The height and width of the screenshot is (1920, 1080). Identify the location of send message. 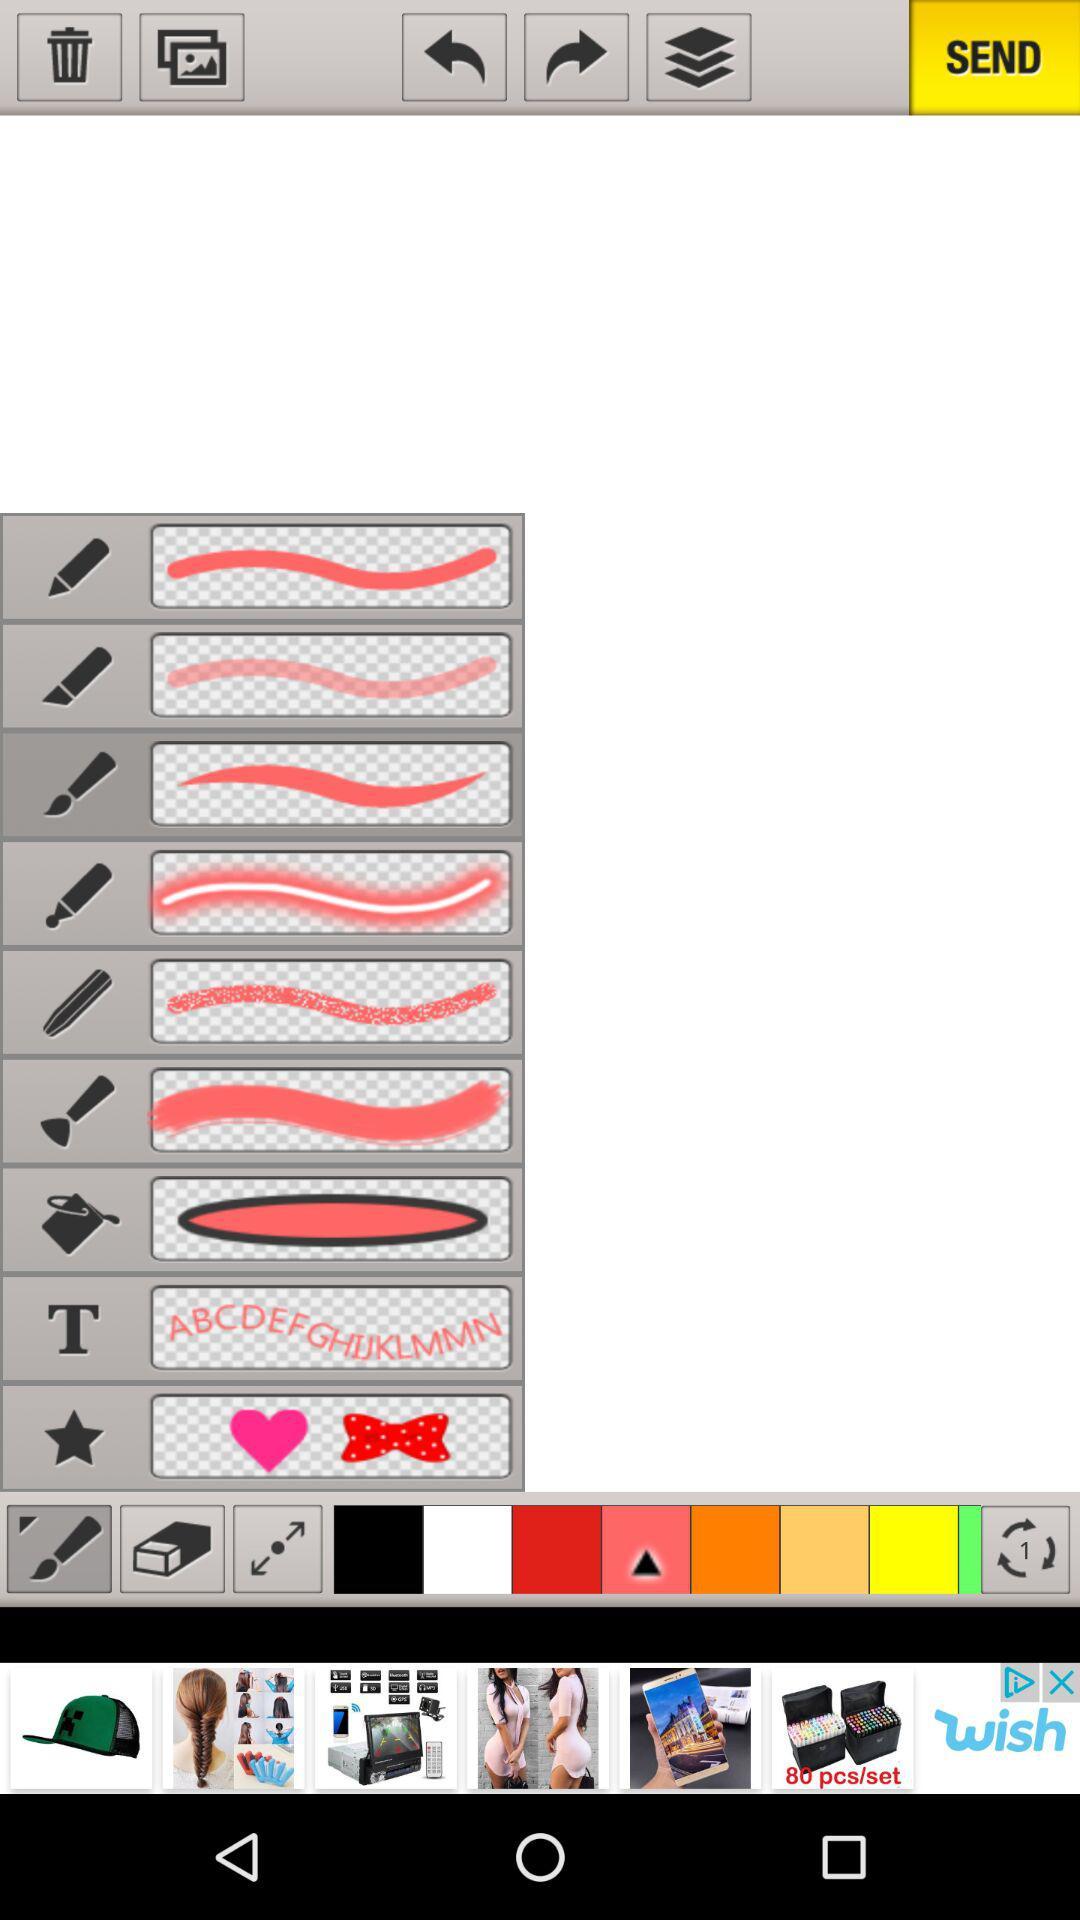
(994, 57).